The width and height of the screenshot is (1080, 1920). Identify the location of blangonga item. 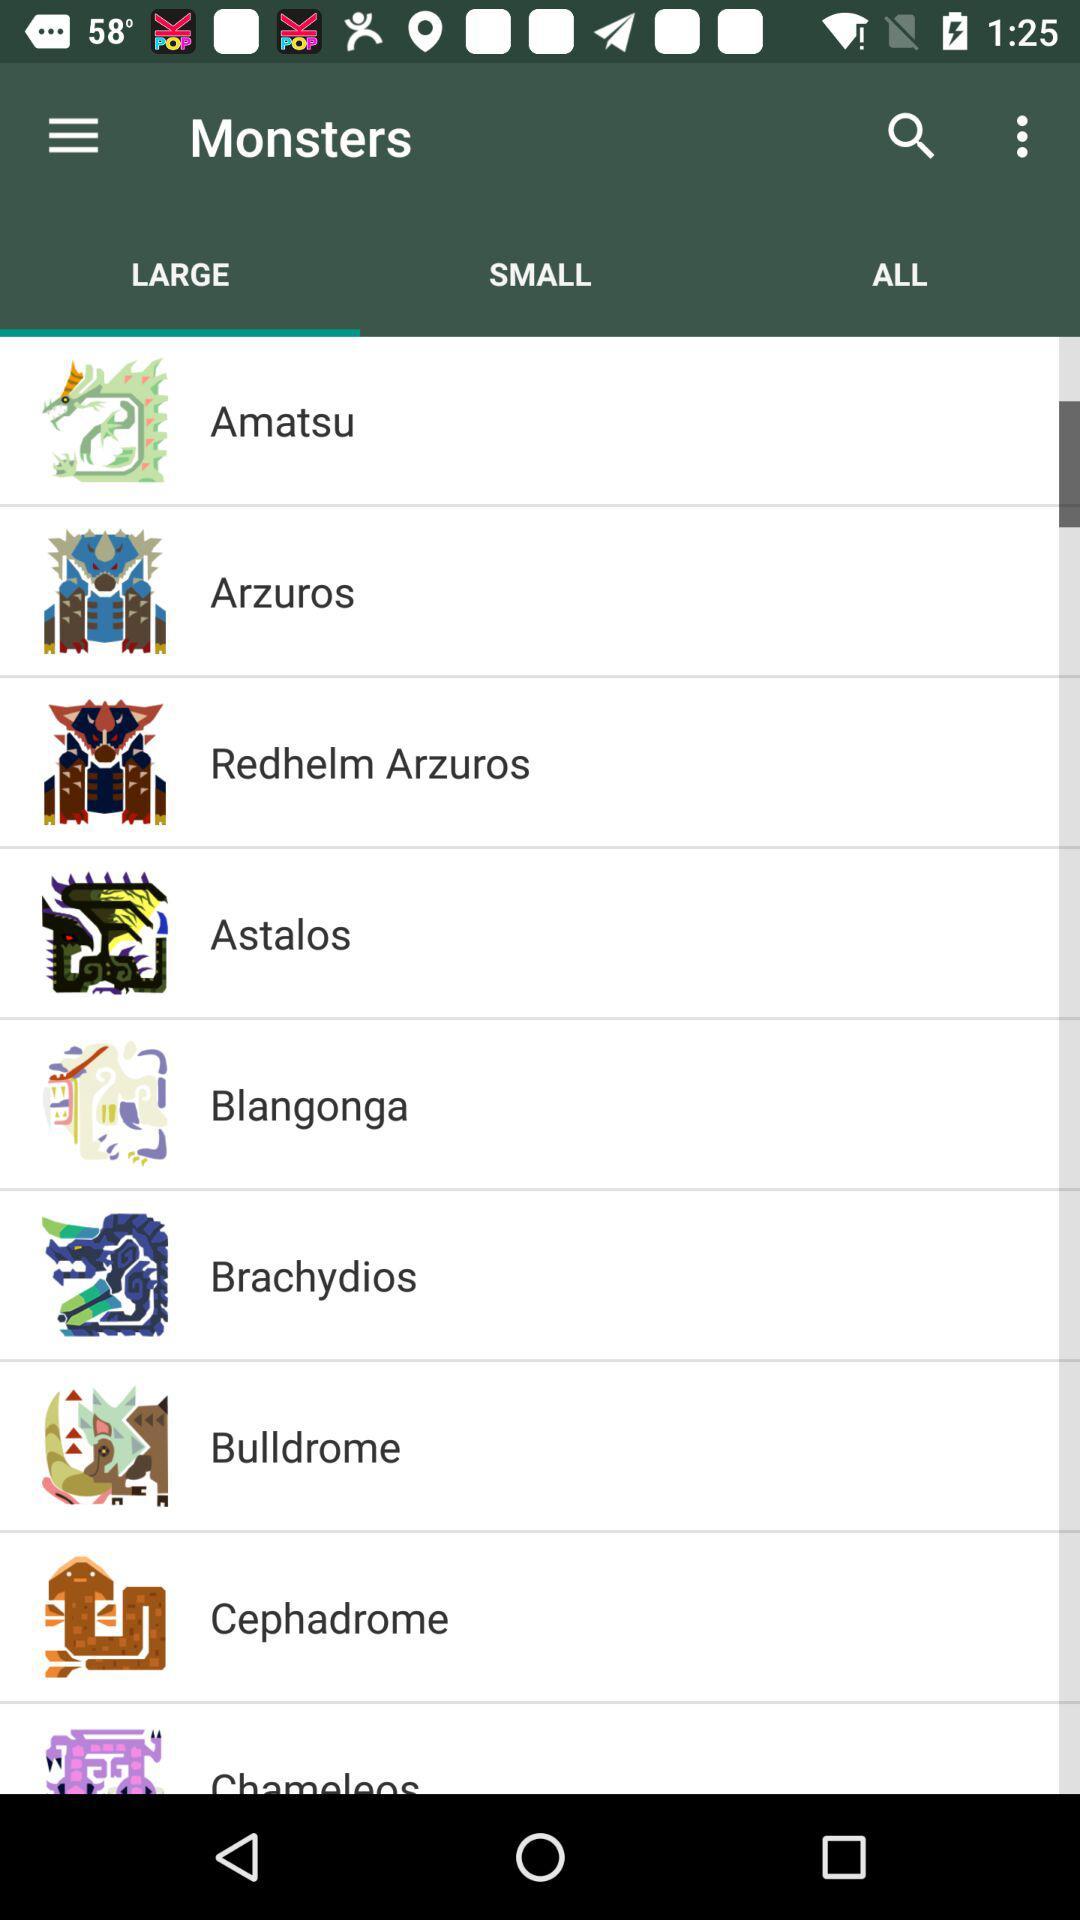
(623, 1103).